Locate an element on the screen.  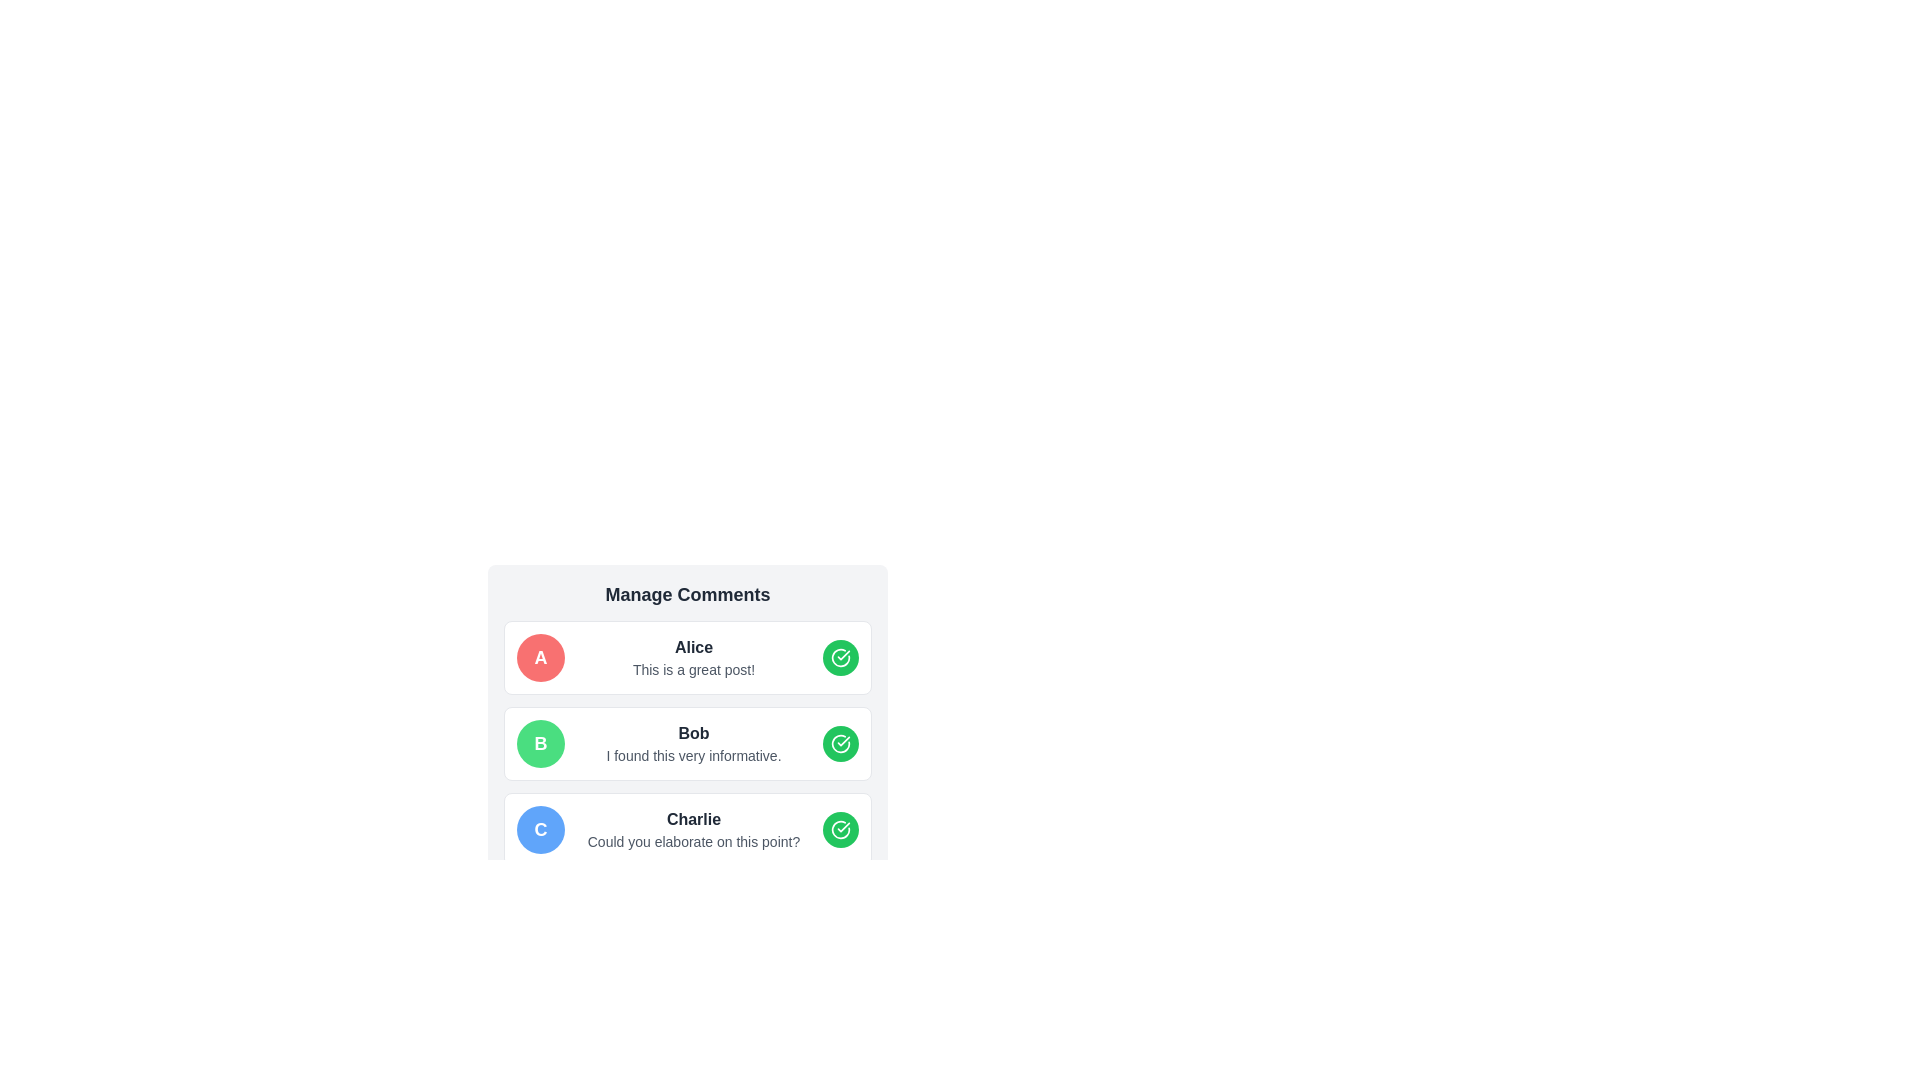
text from the comment block left by user 'Bob', located in the second comment card of the comments section, positioned between the comments of 'Alice' and 'Charlie' is located at coordinates (694, 744).